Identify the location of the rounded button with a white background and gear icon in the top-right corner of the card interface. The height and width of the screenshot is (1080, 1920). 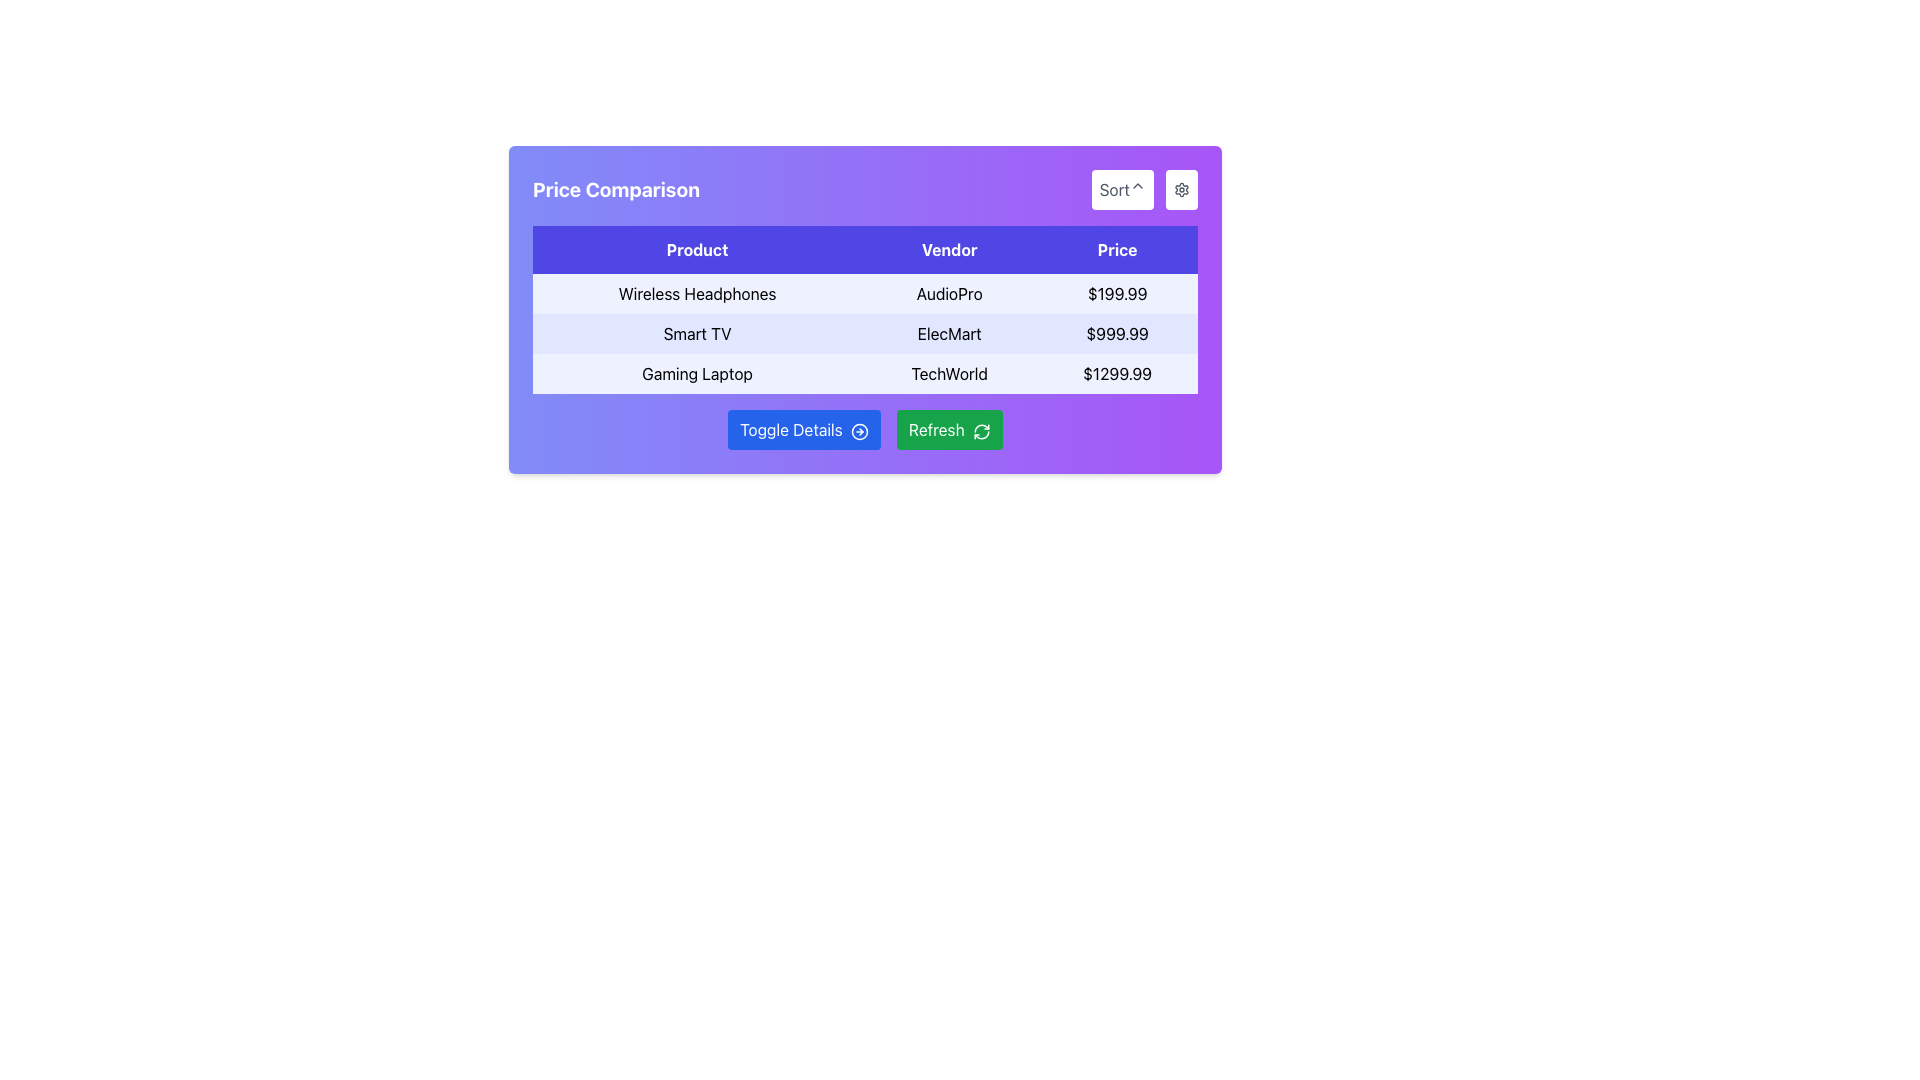
(1181, 189).